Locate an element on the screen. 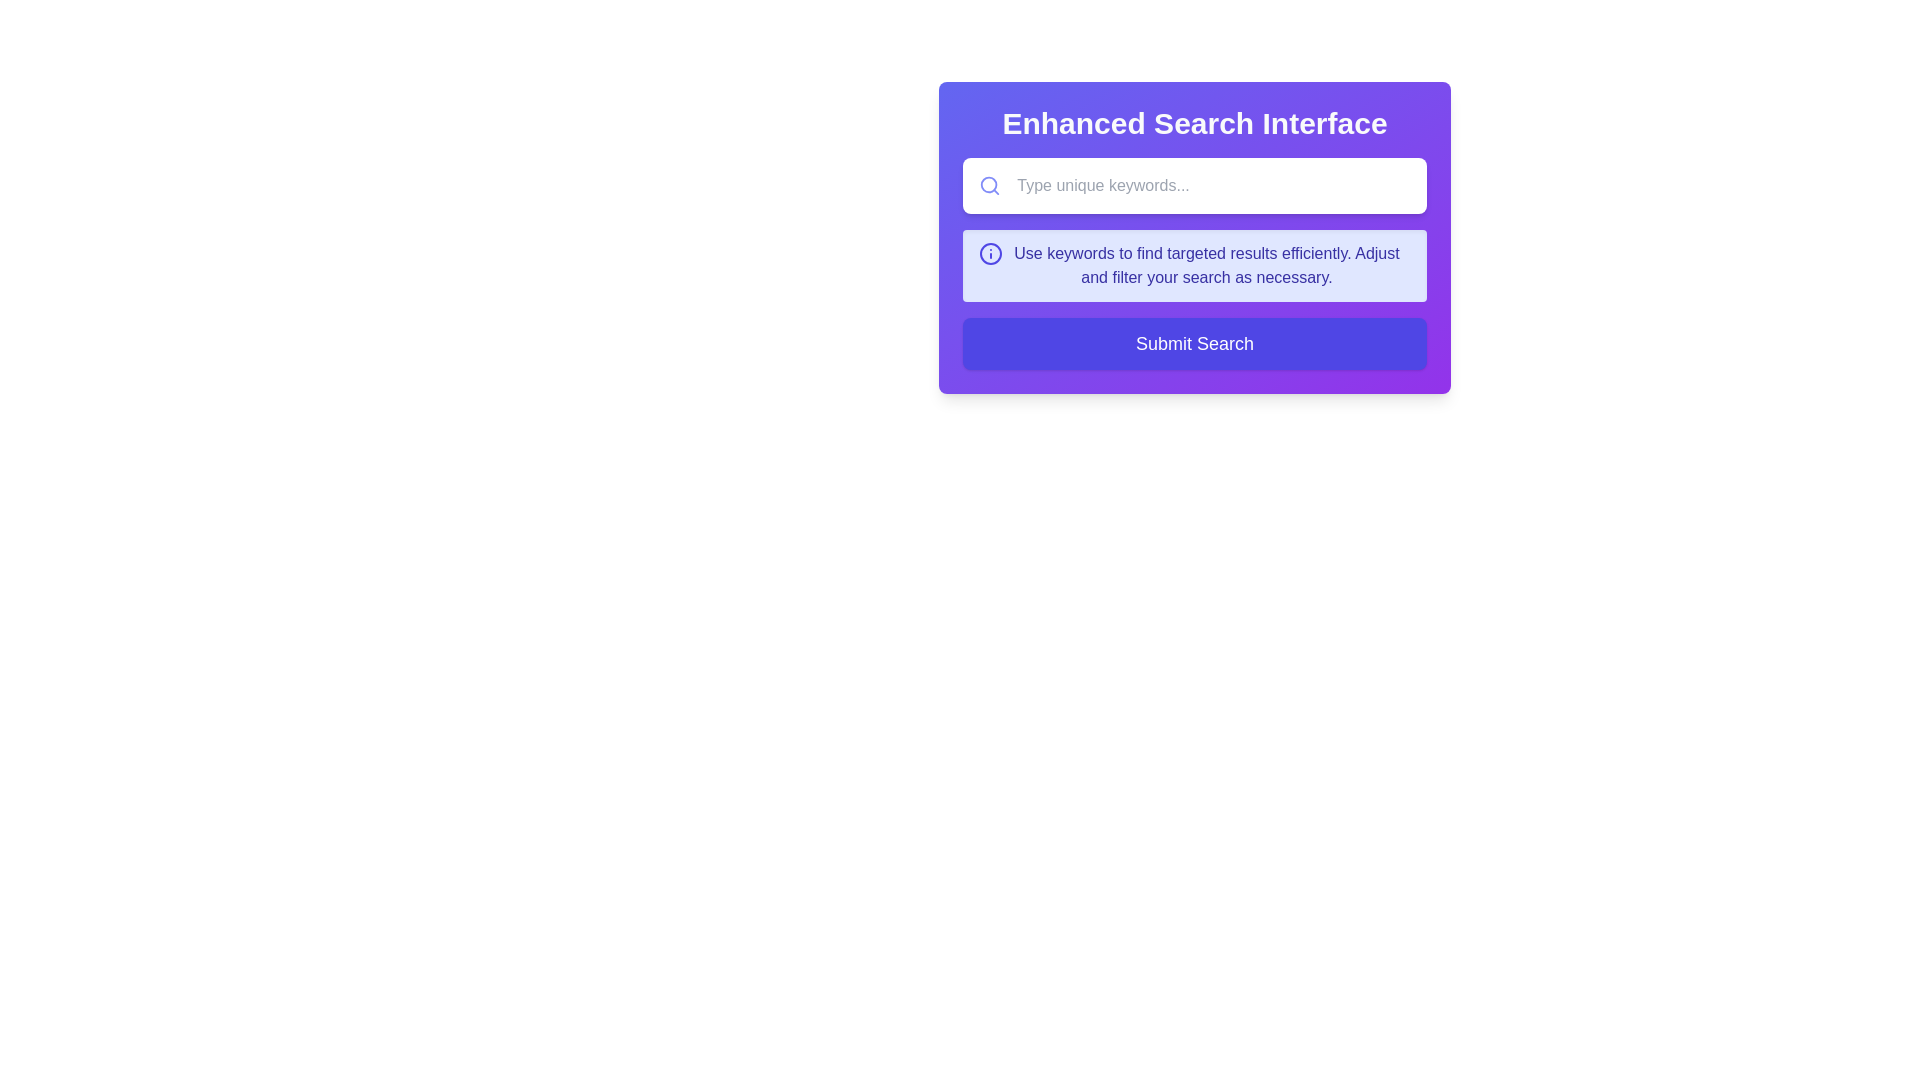 This screenshot has width=1920, height=1080. instructional Text Label that is displayed in indigo font, located in a light indigo rectangular box, which provides guidance on using keywords for search results is located at coordinates (1205, 265).